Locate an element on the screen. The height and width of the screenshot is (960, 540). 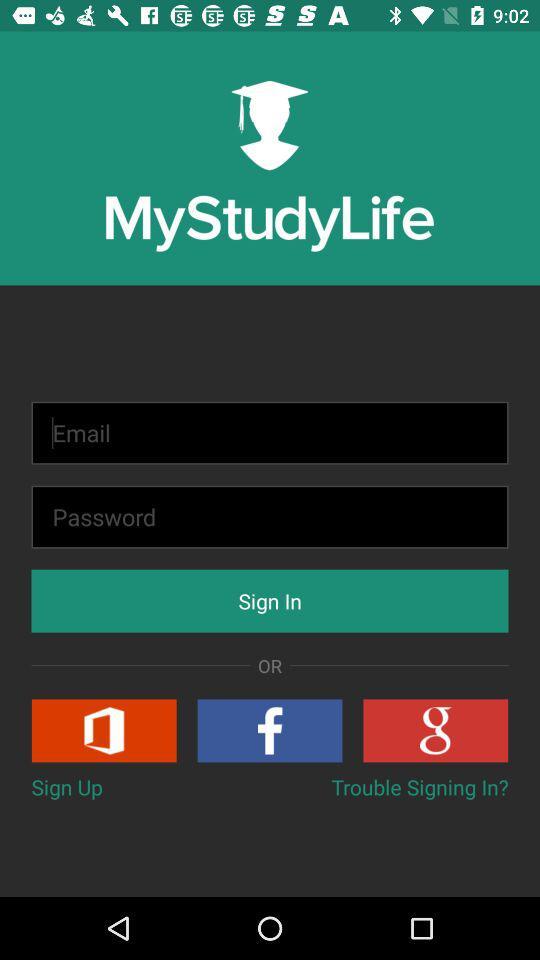
the facebook icon is located at coordinates (270, 729).